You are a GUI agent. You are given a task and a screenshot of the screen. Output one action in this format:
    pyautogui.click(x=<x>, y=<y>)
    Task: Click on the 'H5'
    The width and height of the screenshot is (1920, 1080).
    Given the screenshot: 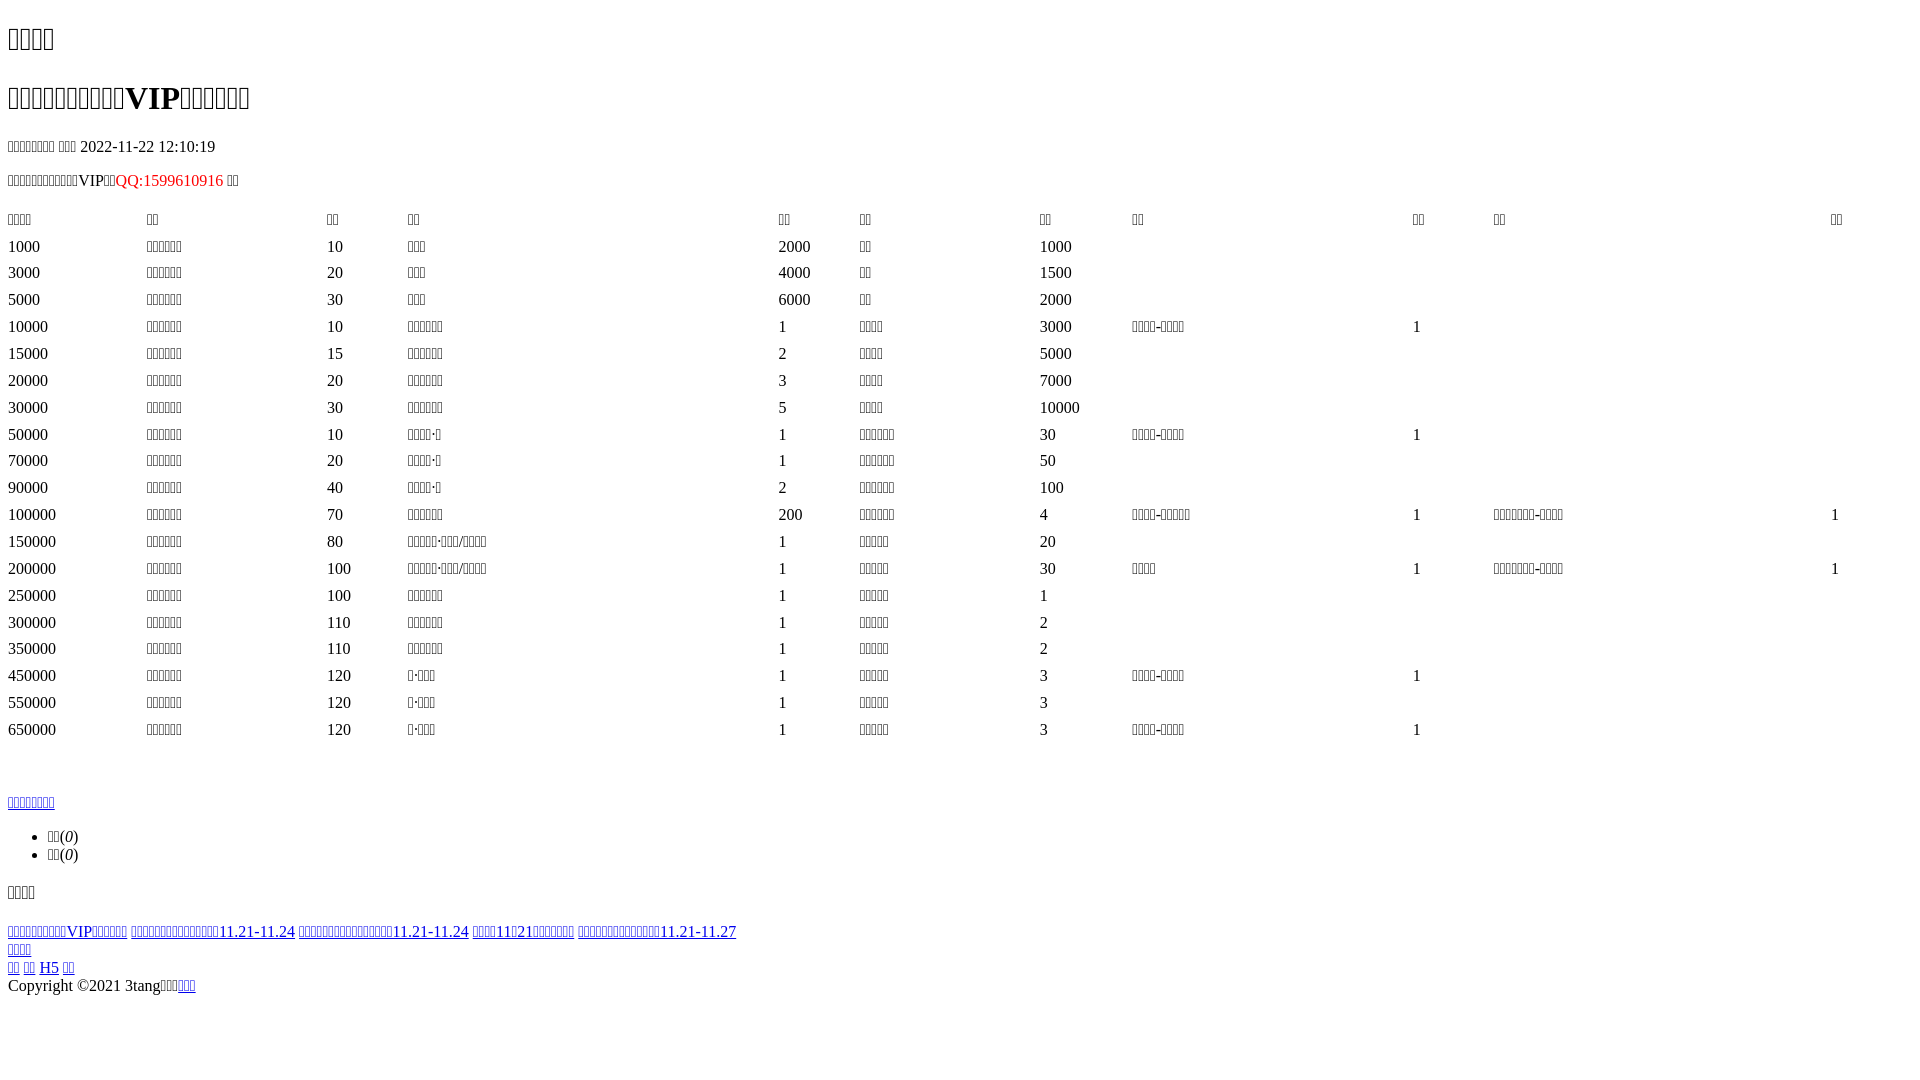 What is the action you would take?
    pyautogui.click(x=48, y=966)
    